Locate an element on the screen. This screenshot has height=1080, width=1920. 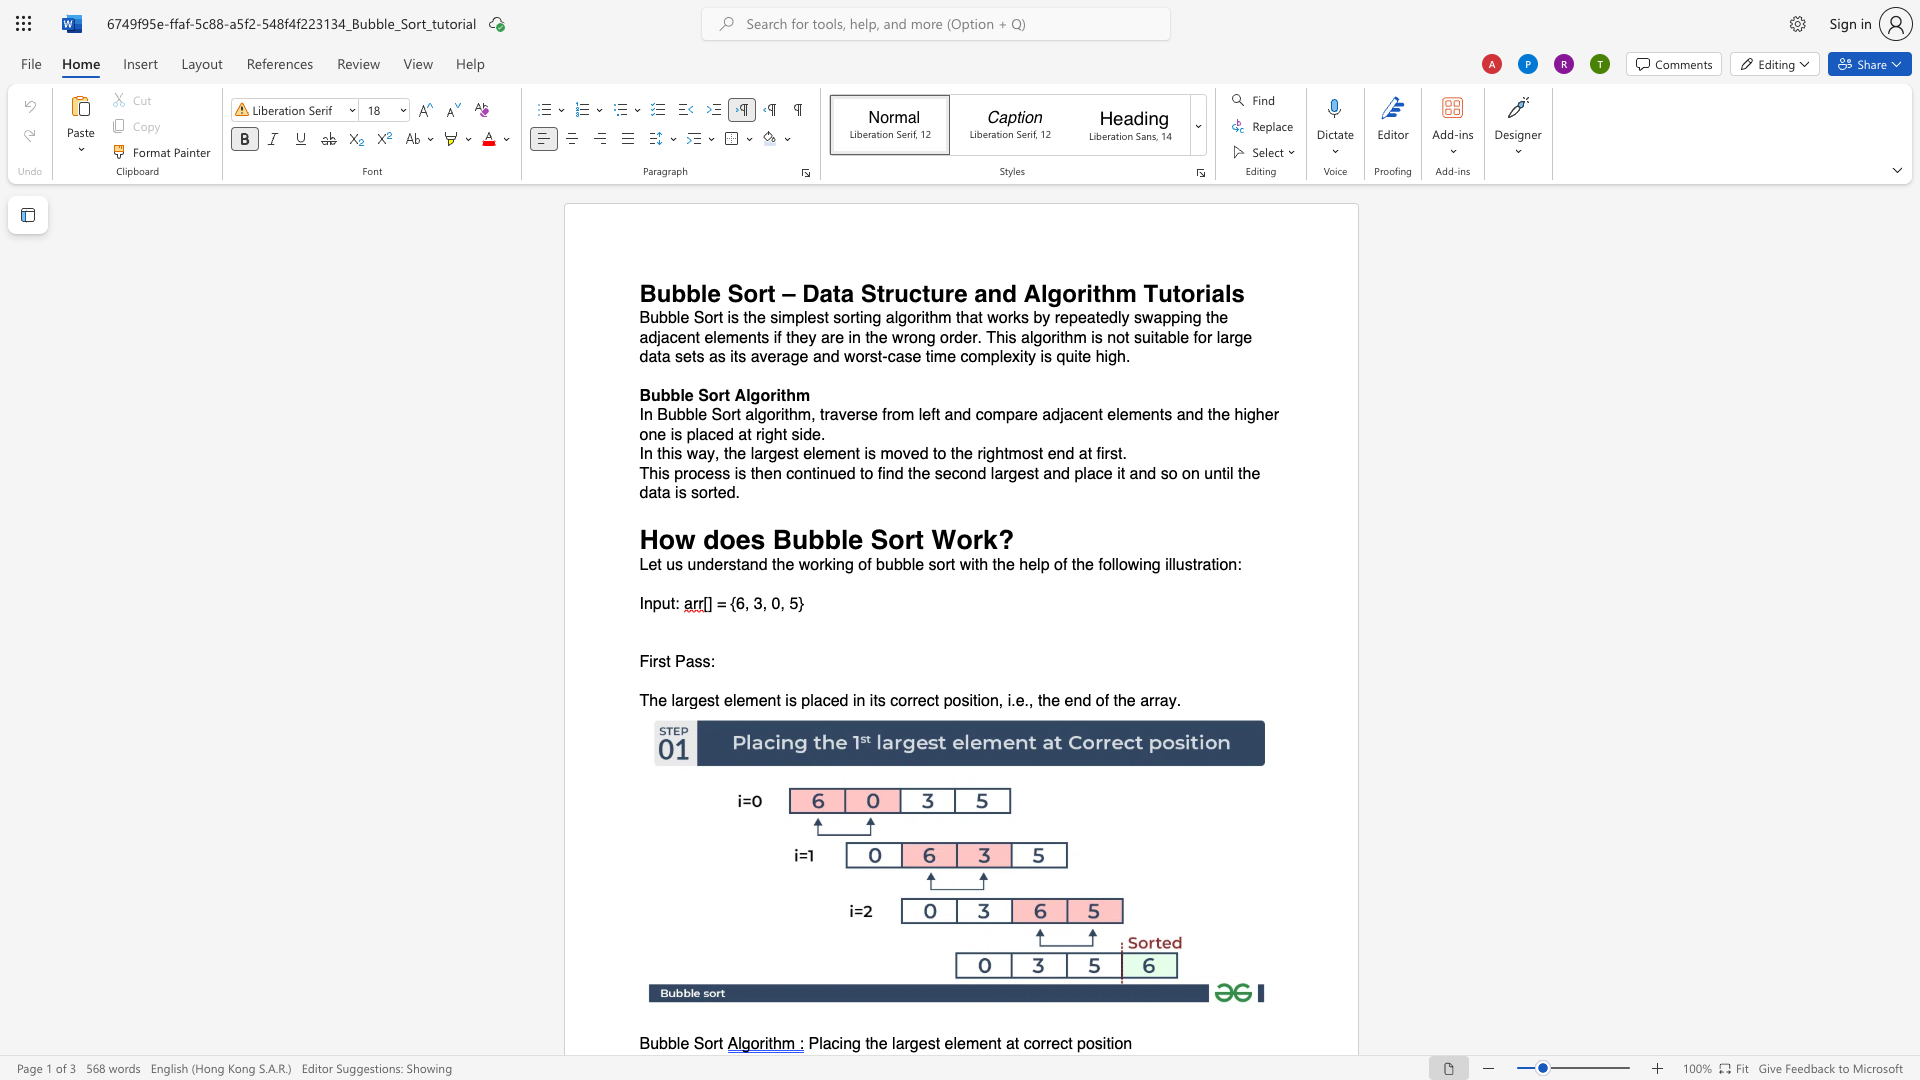
the 2th character "S" in the text is located at coordinates (868, 293).